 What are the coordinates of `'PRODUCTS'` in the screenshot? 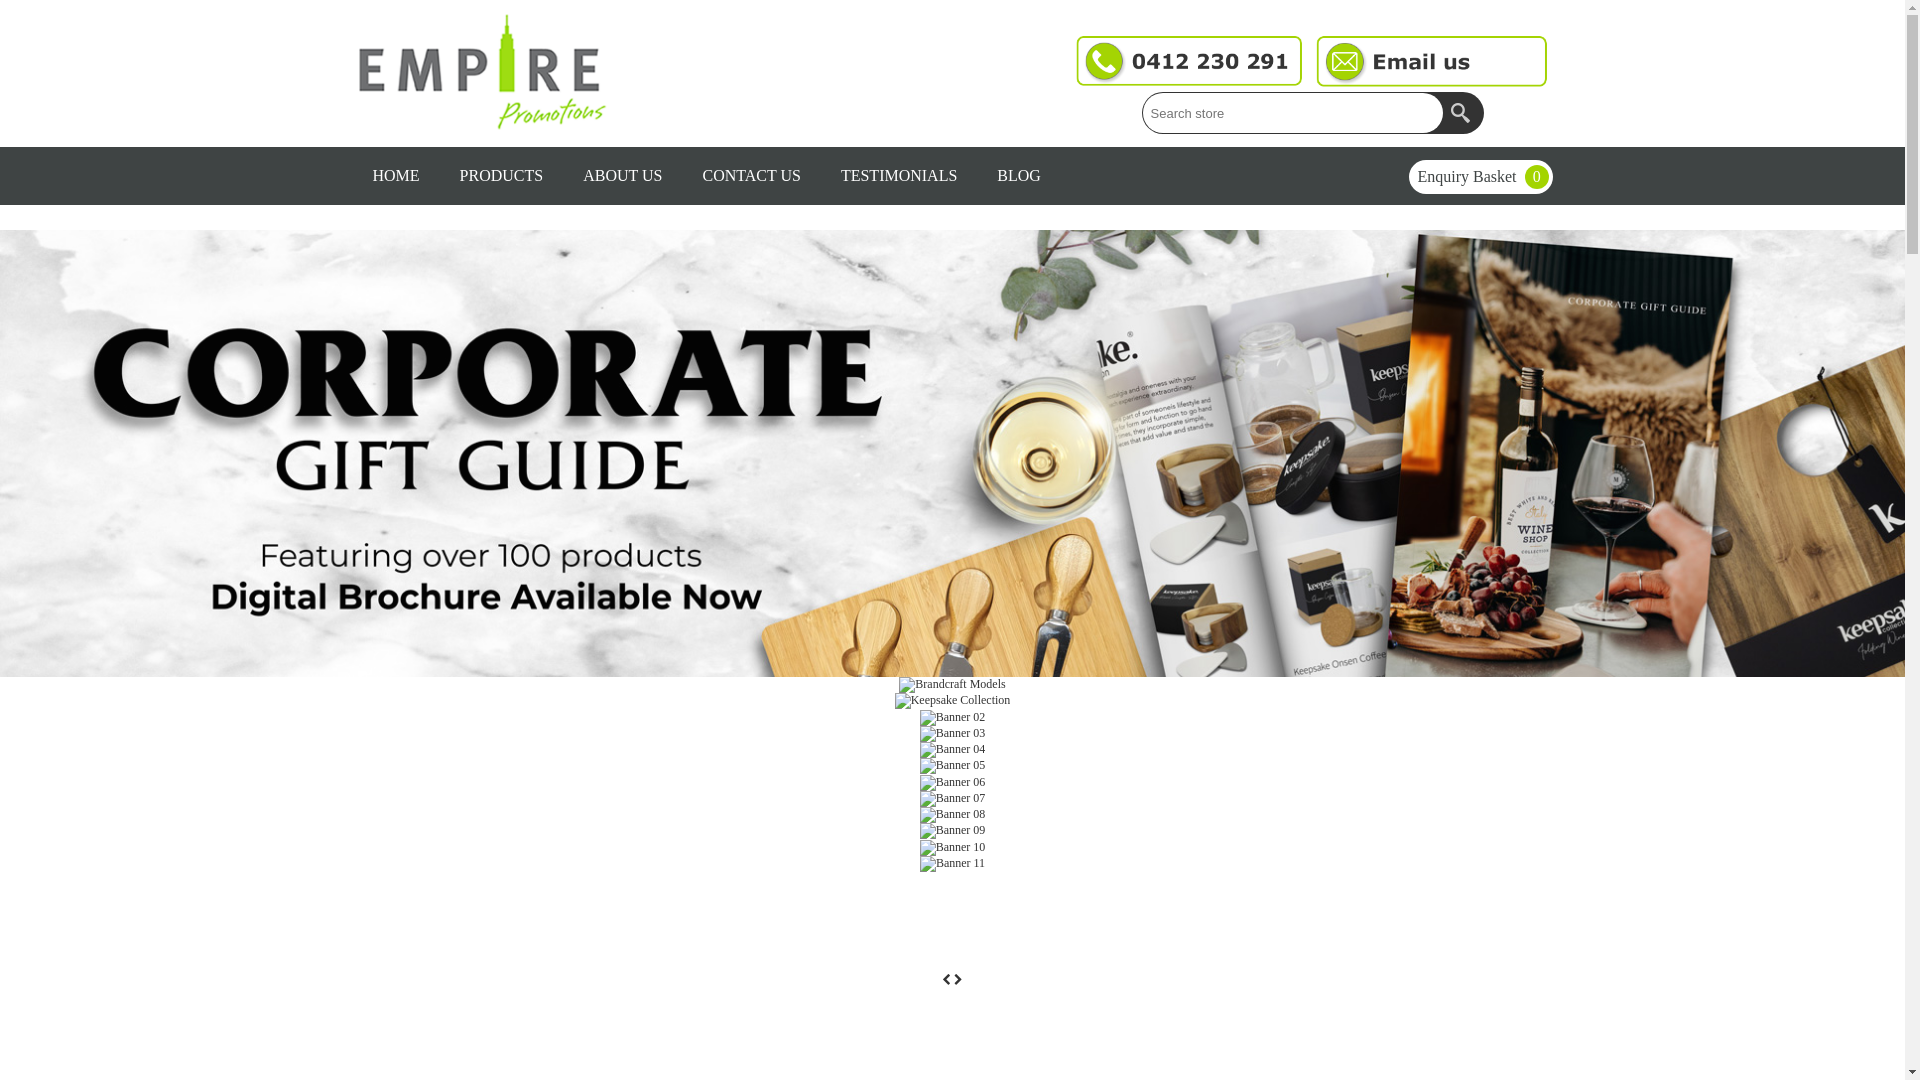 It's located at (439, 175).